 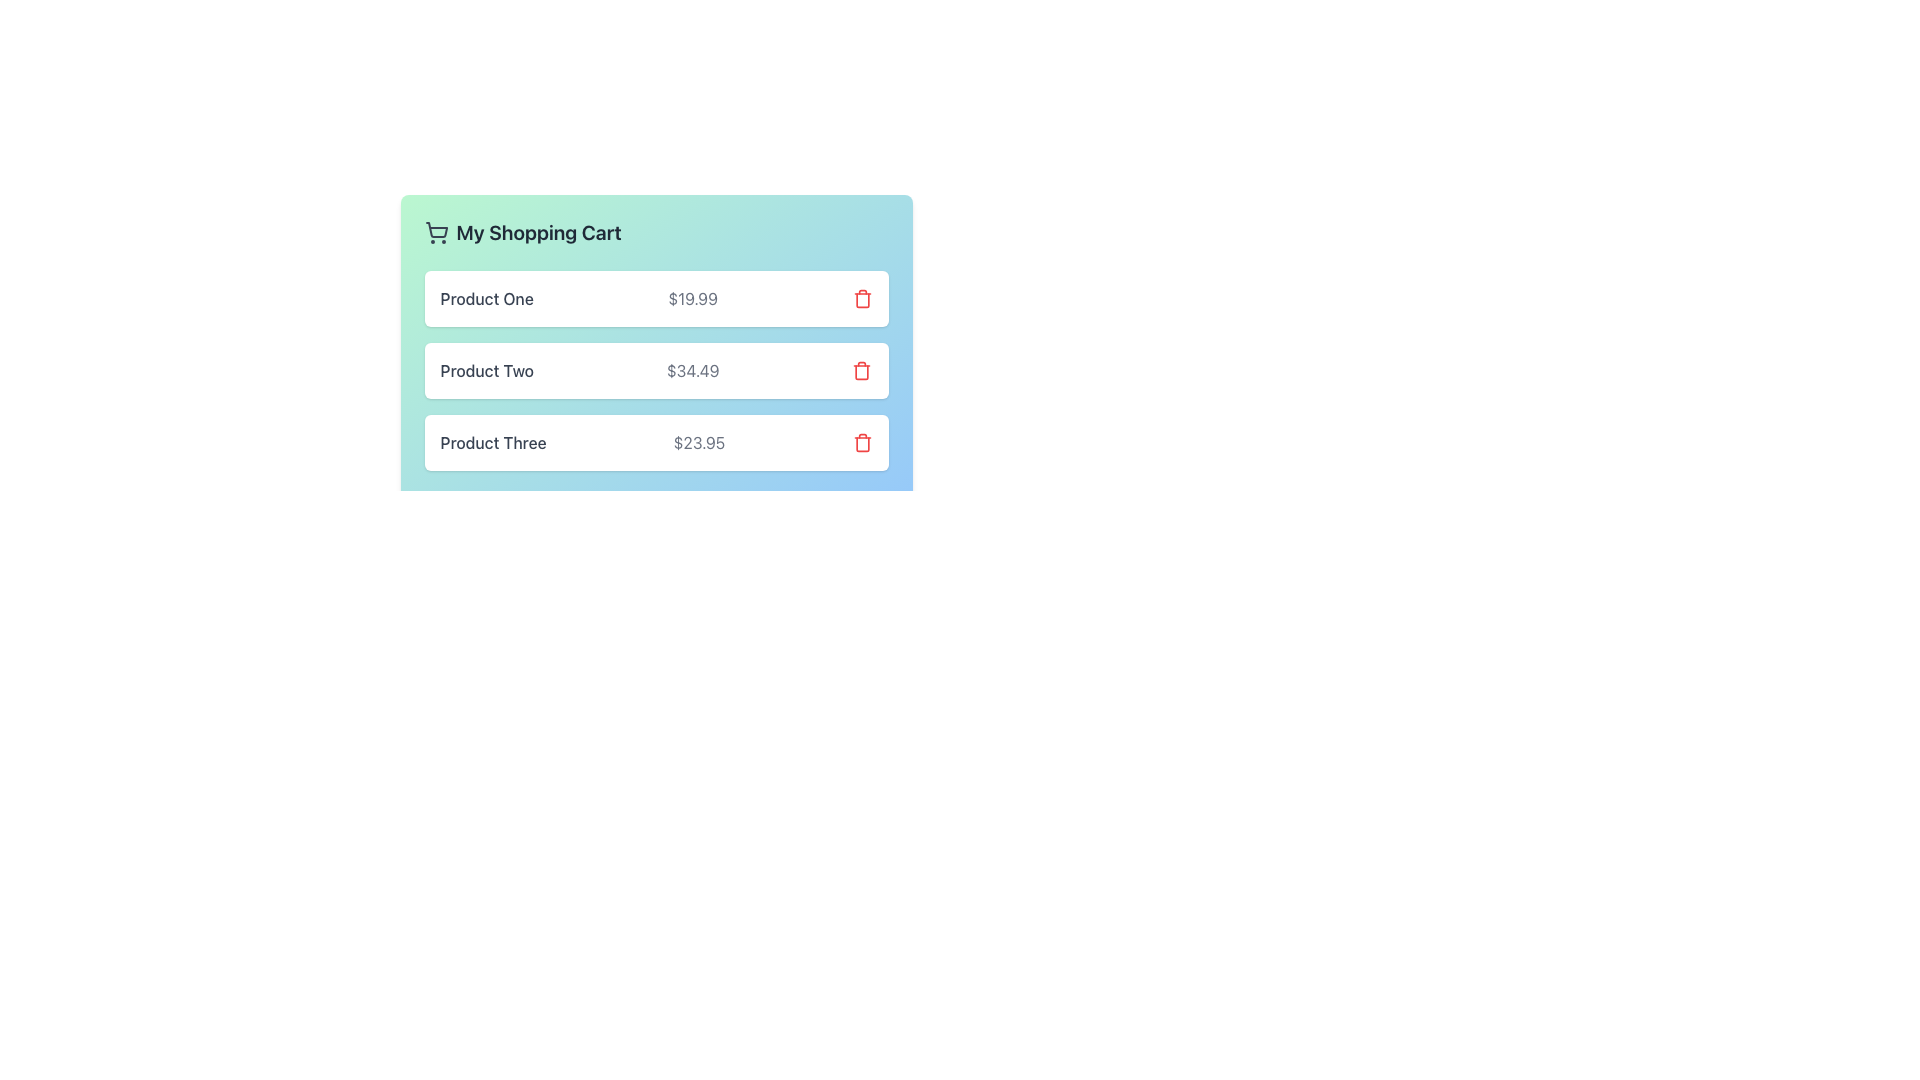 I want to click on the text label displaying 'Product One' by clicking and dragging from its center point, so click(x=487, y=299).